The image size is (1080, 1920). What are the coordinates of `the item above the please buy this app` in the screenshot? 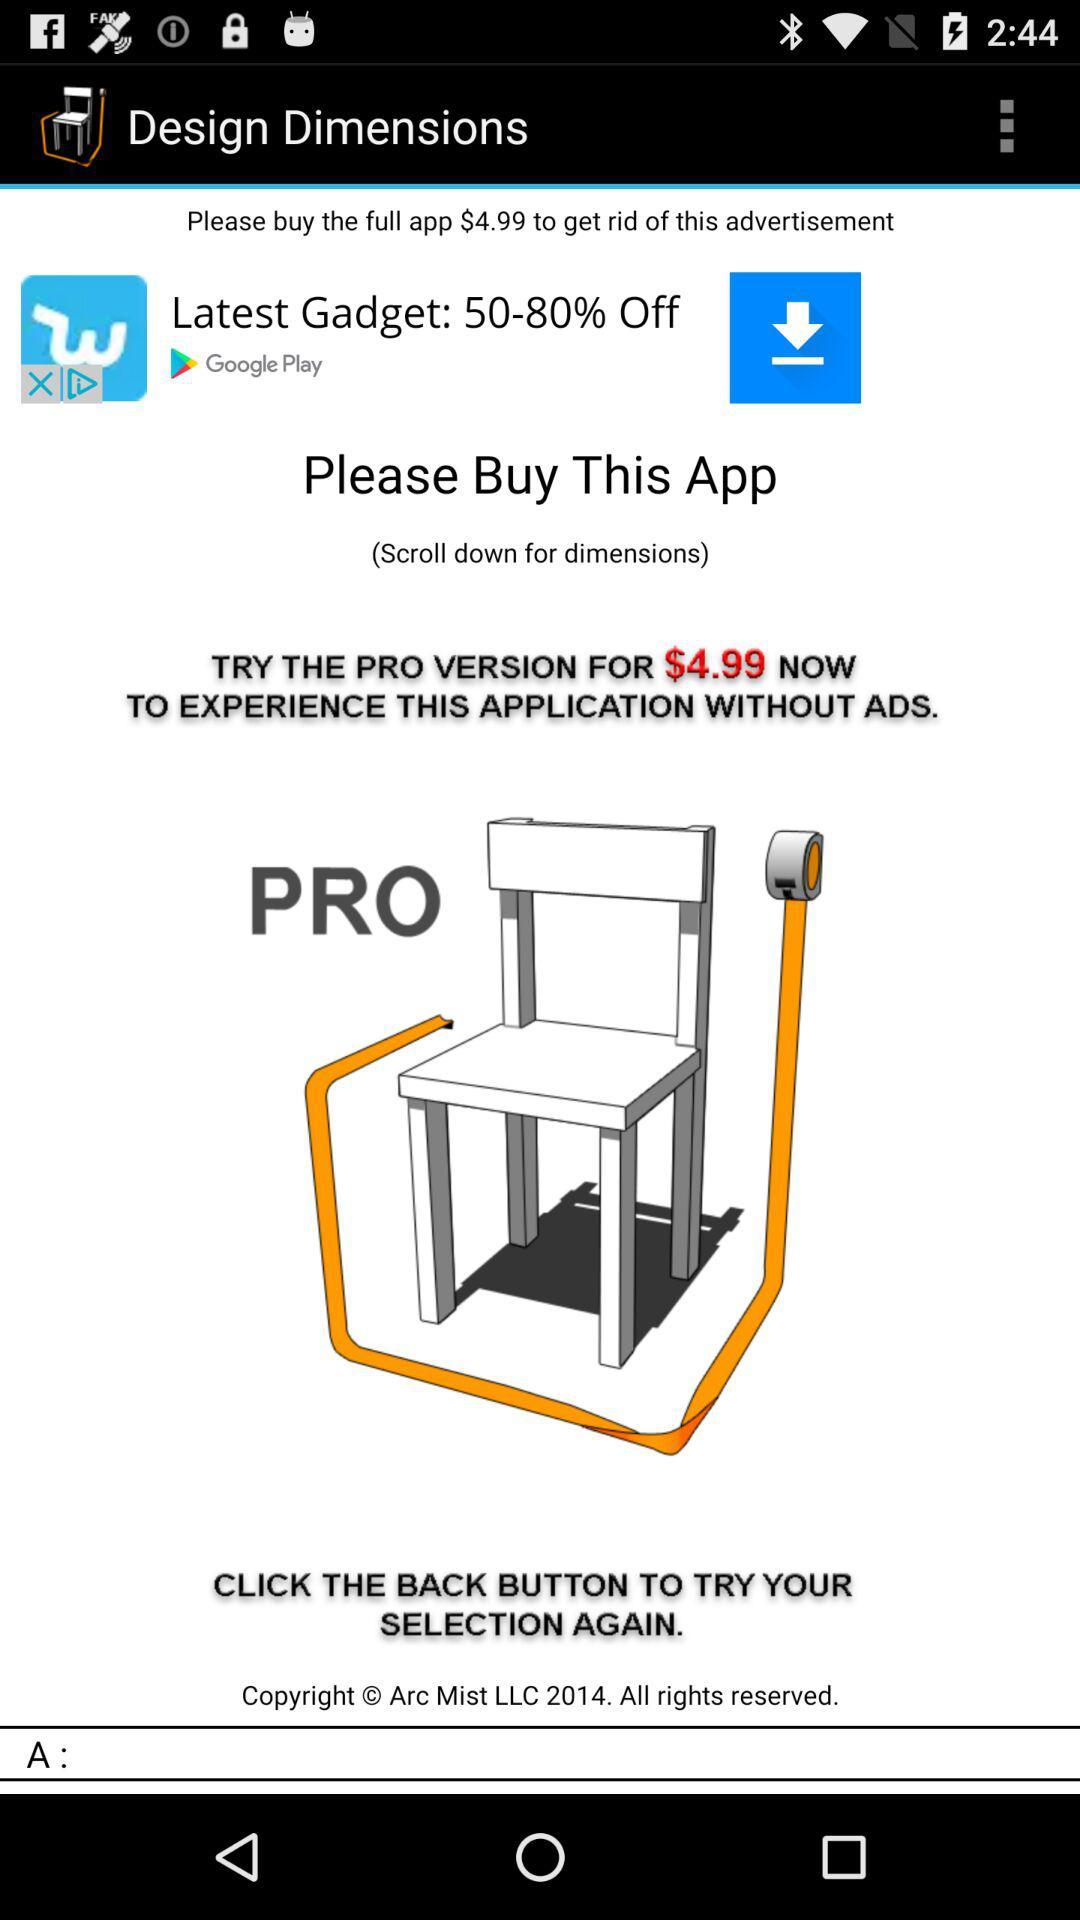 It's located at (540, 337).